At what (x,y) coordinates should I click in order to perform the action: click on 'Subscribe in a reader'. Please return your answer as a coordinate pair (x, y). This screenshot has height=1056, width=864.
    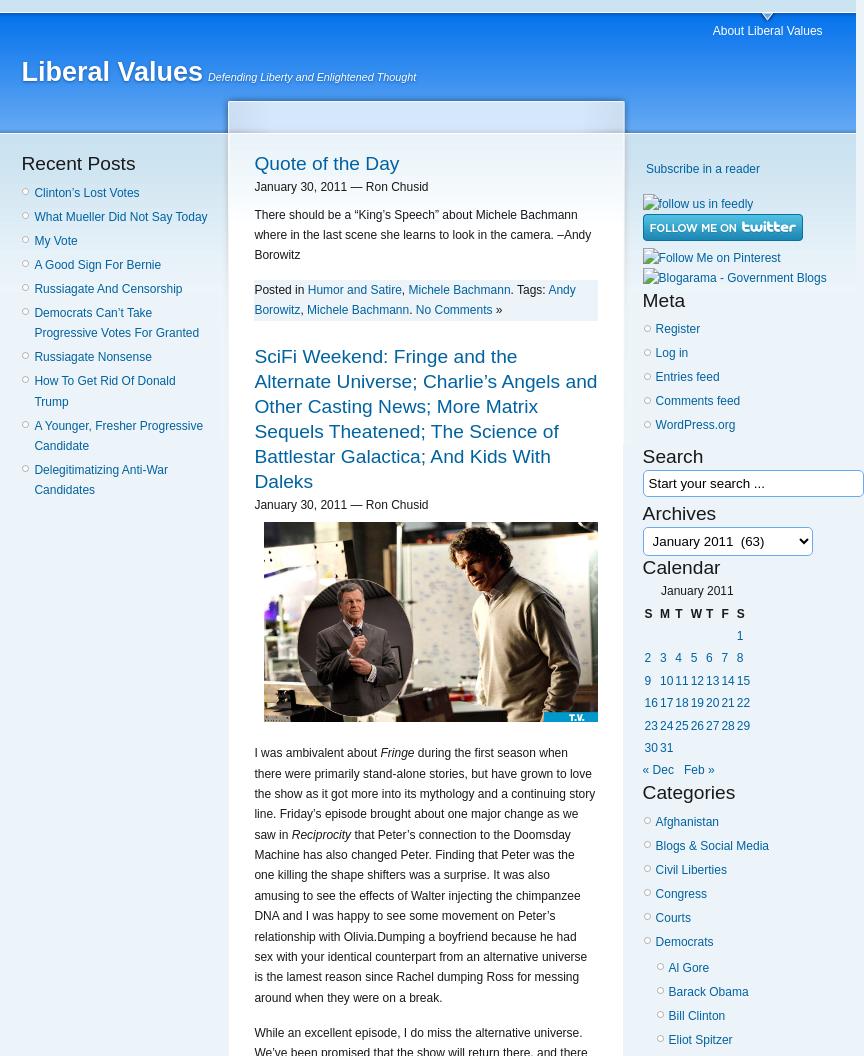
    Looking at the image, I should click on (702, 168).